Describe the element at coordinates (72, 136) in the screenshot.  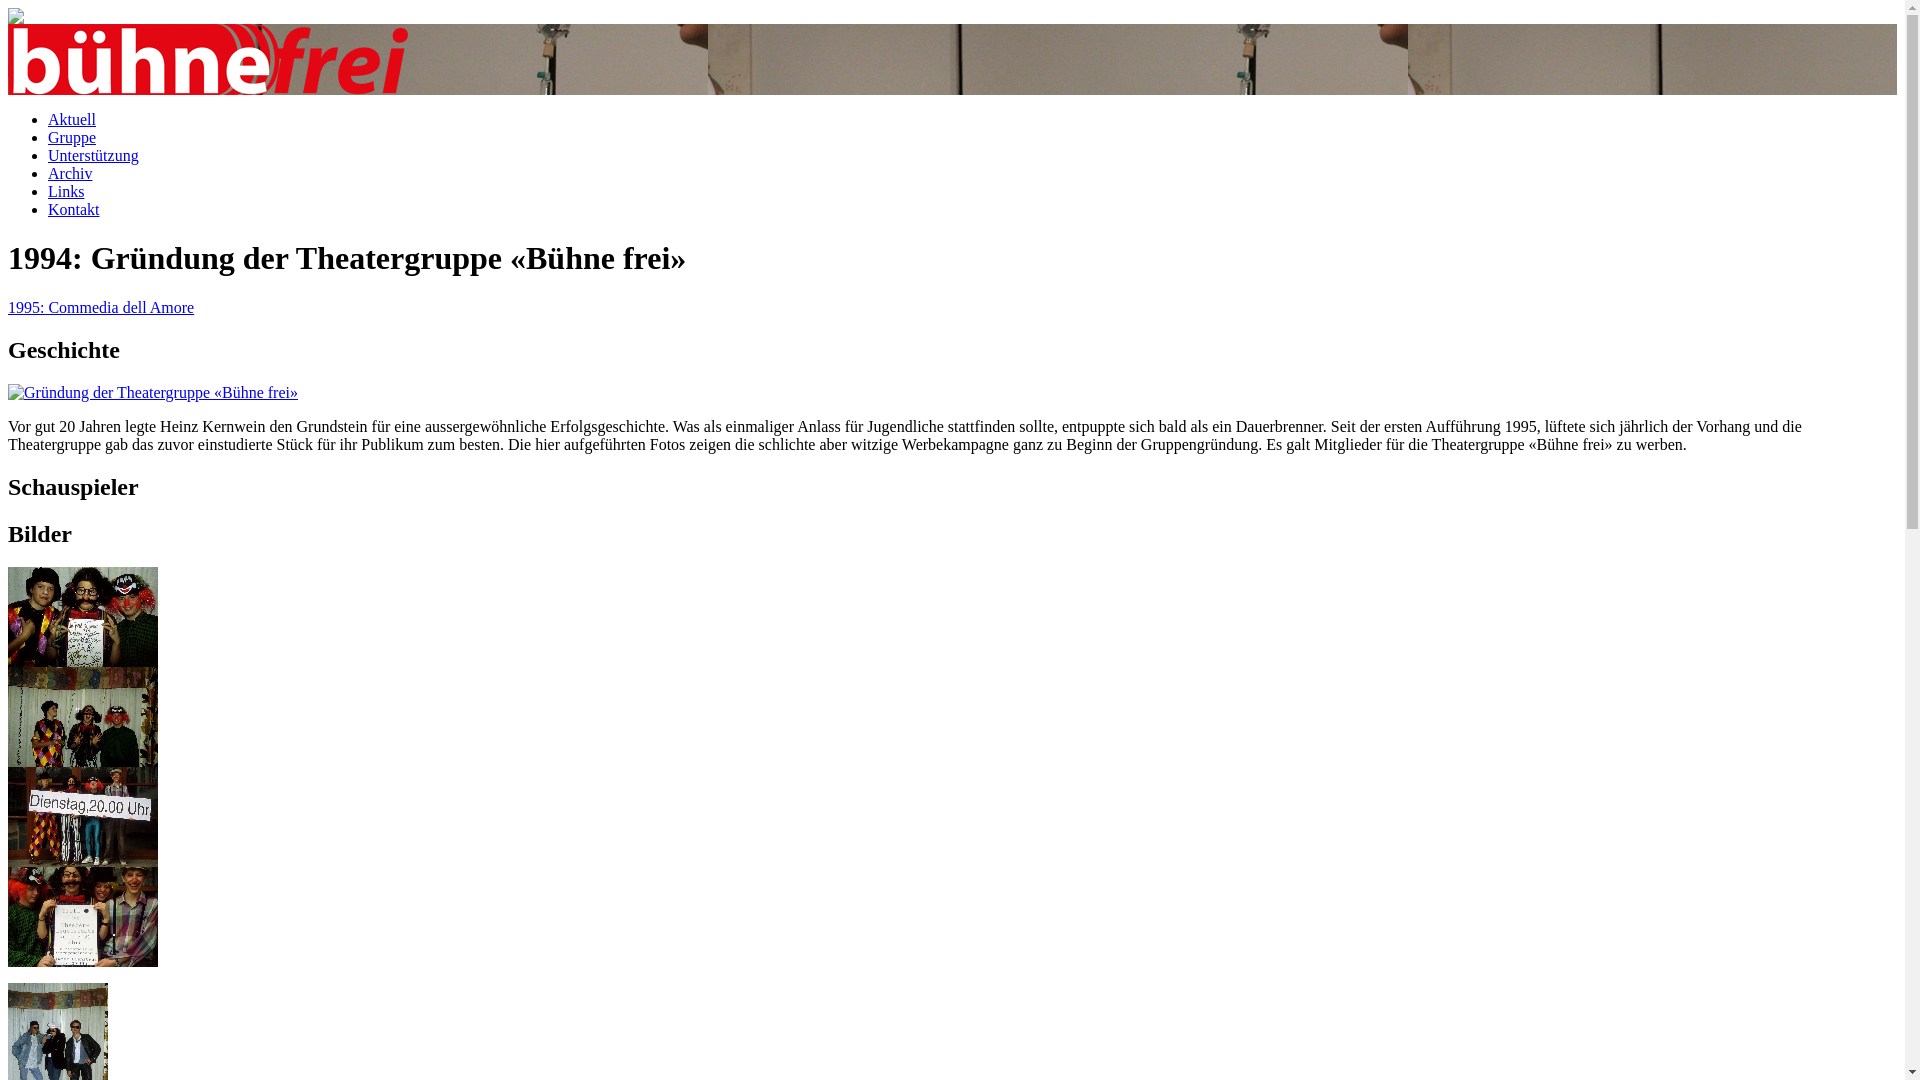
I see `'Gruppe'` at that location.